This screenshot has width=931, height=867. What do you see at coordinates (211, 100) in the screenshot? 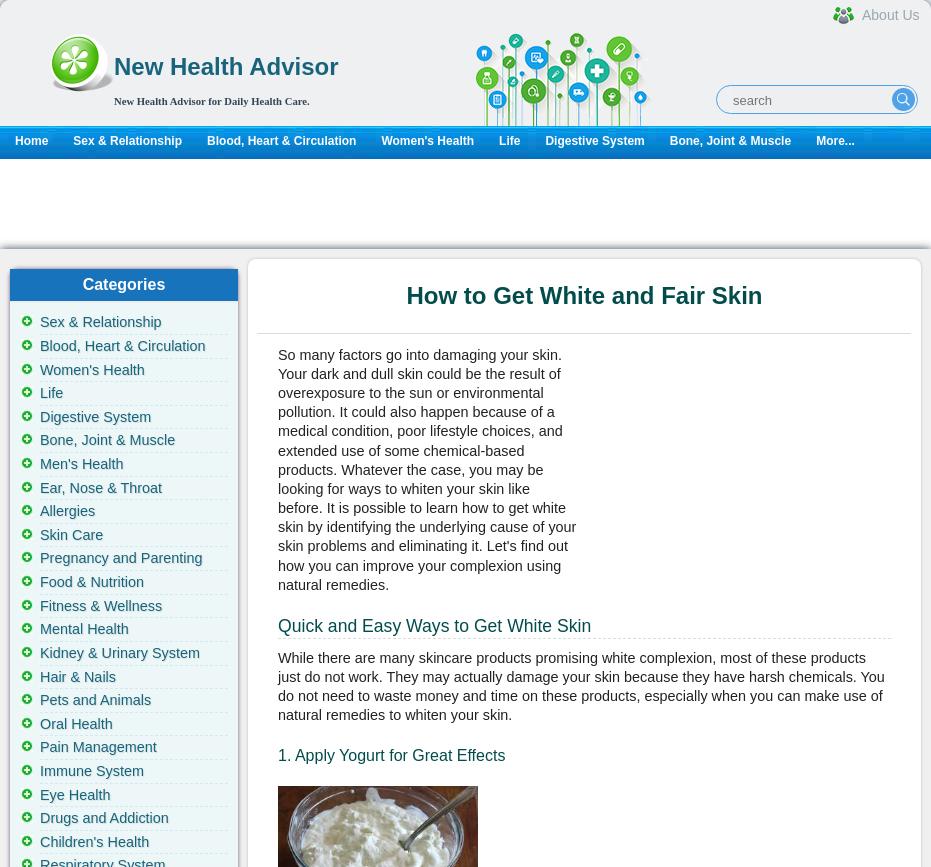
I see `'New Health Advisor for Daily Health Care.'` at bounding box center [211, 100].